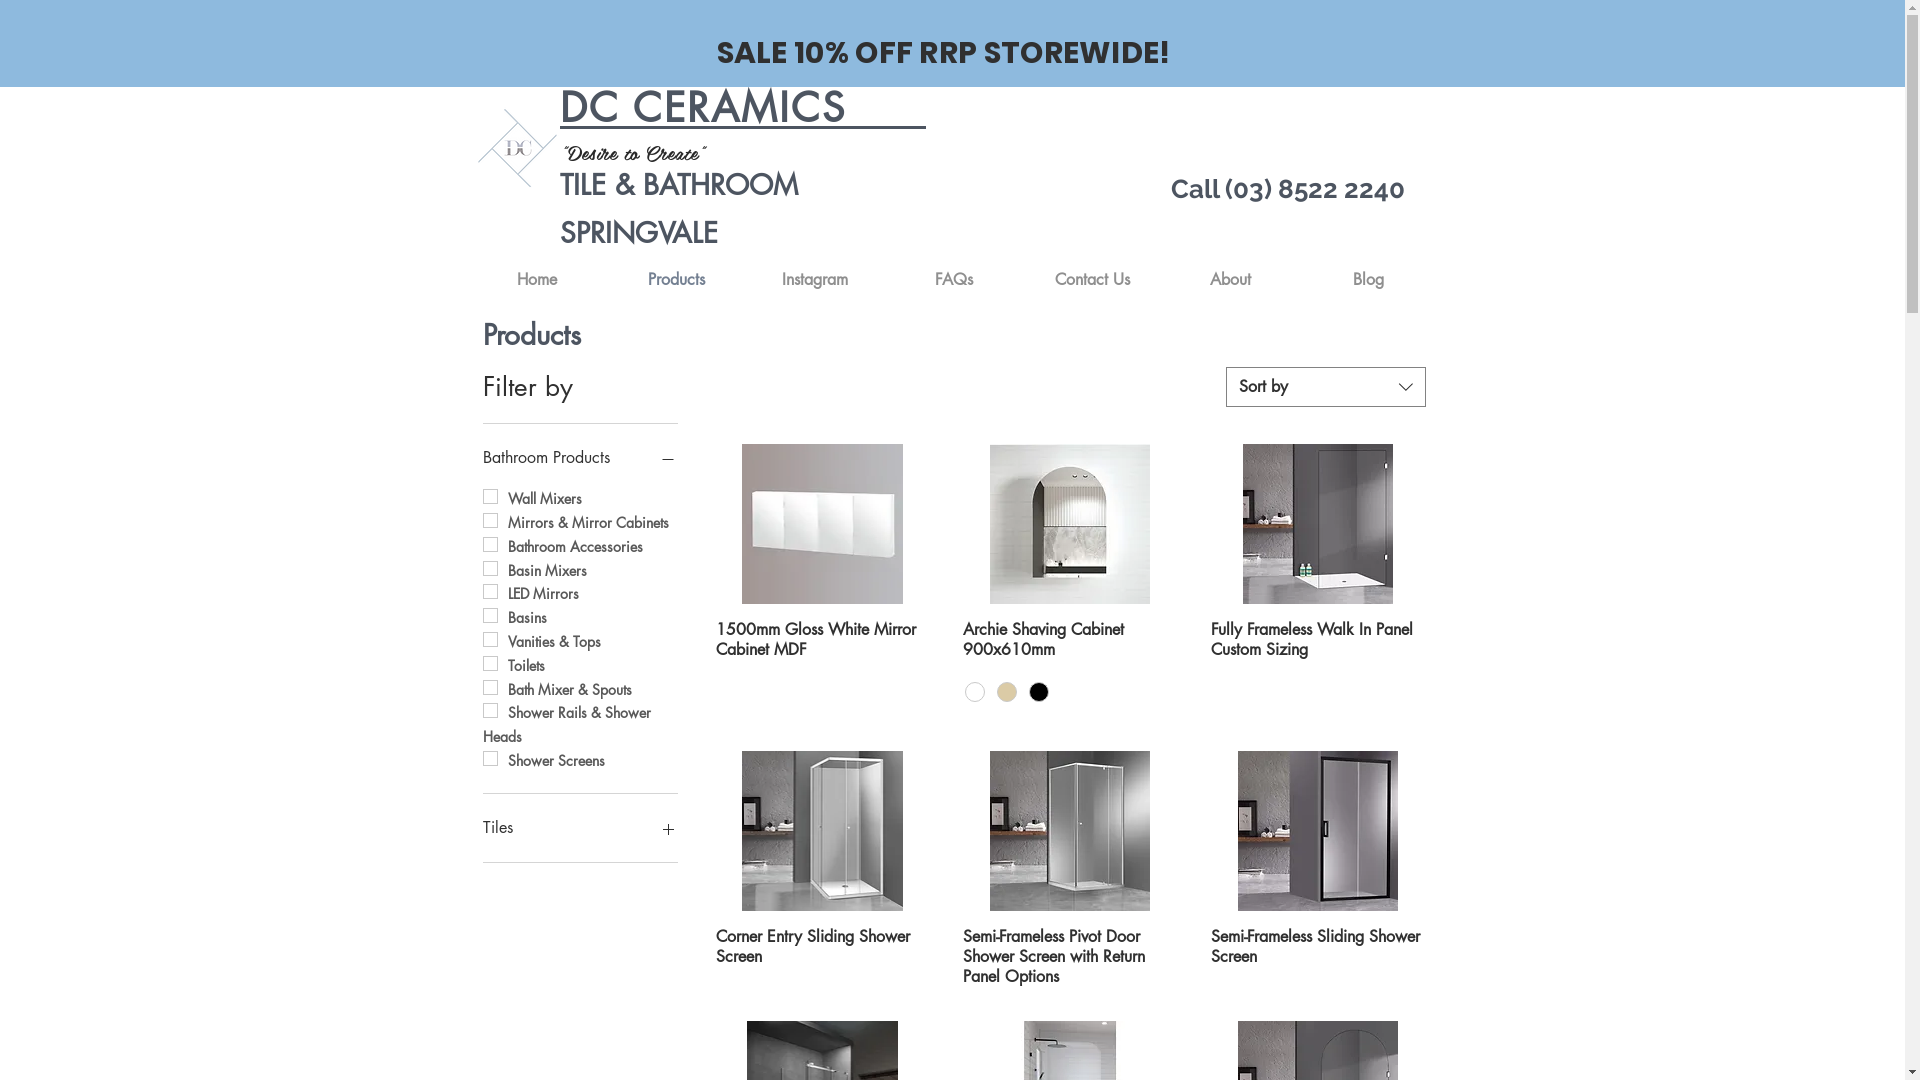 The width and height of the screenshot is (1920, 1080). What do you see at coordinates (715, 668) in the screenshot?
I see `'1500mm Gloss White Mirror Cabinet MDF'` at bounding box center [715, 668].